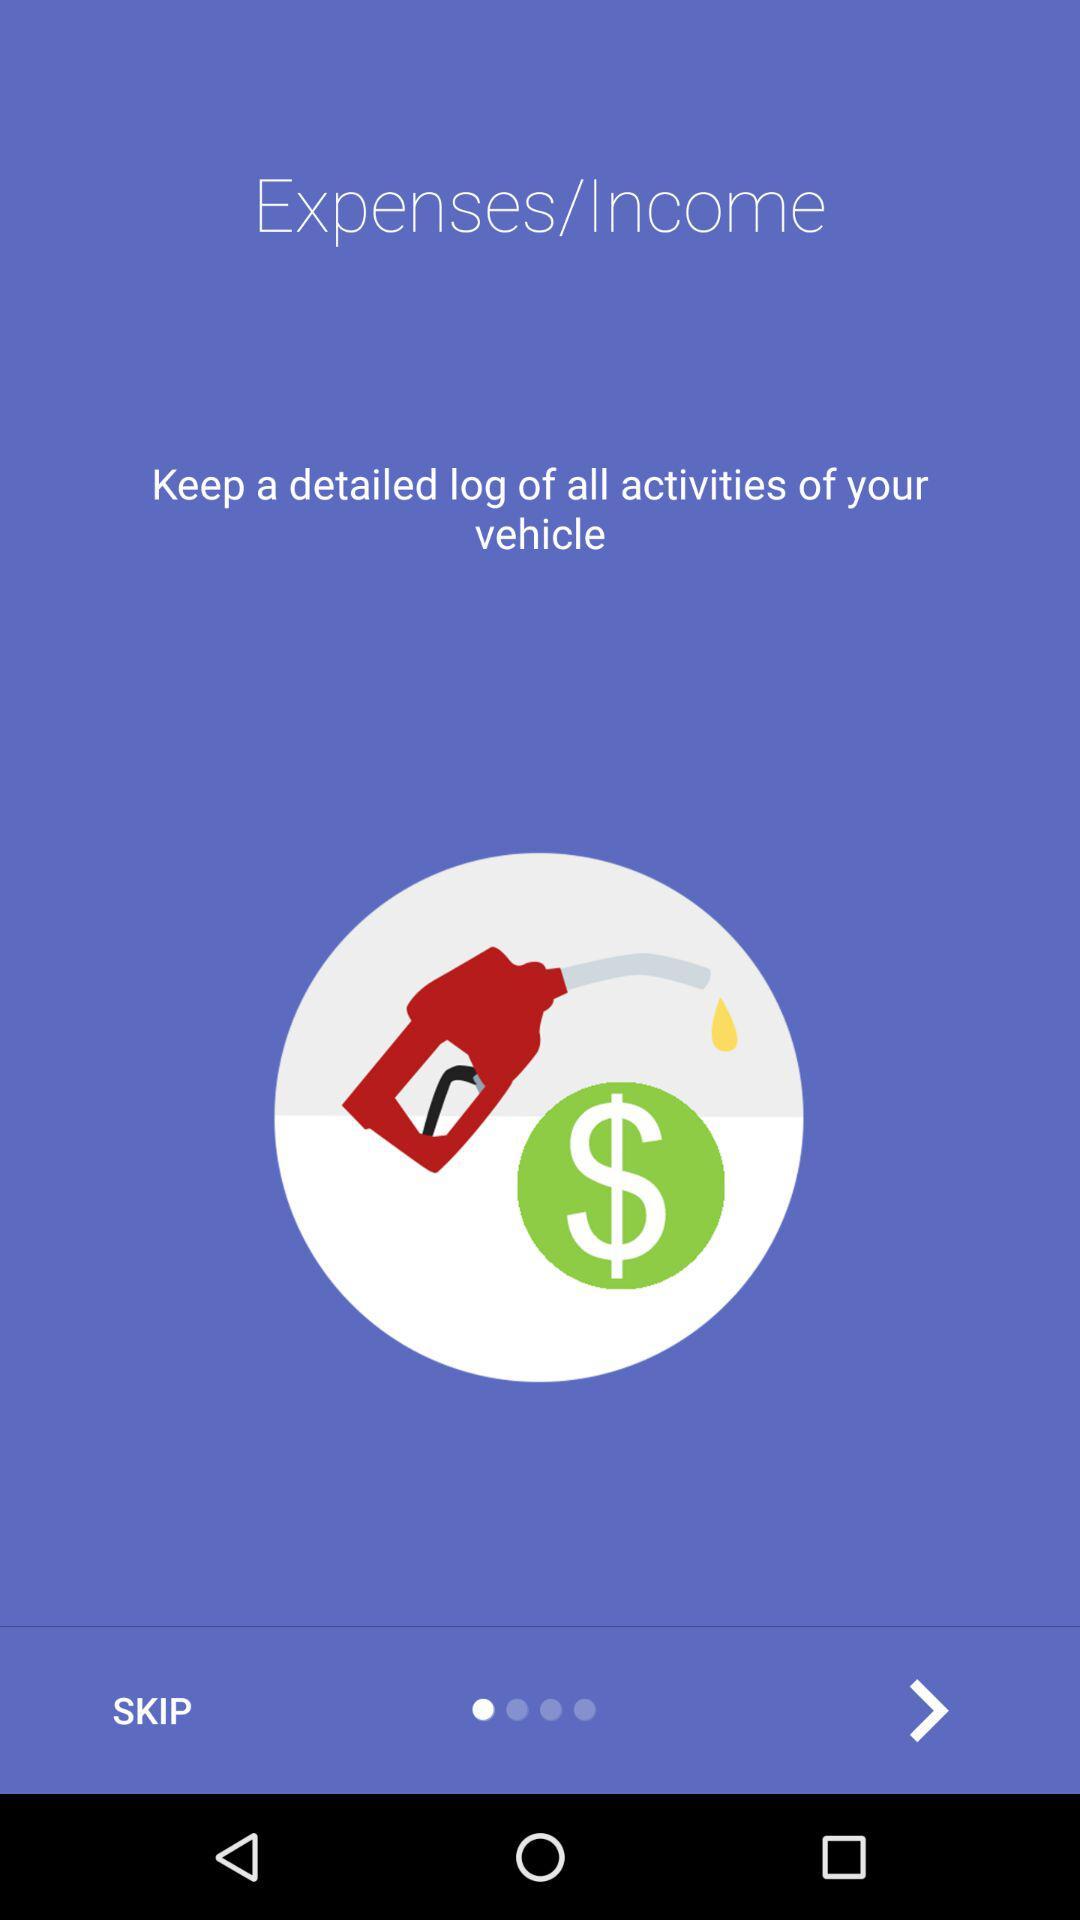 Image resolution: width=1080 pixels, height=1920 pixels. What do you see at coordinates (927, 1709) in the screenshot?
I see `next` at bounding box center [927, 1709].